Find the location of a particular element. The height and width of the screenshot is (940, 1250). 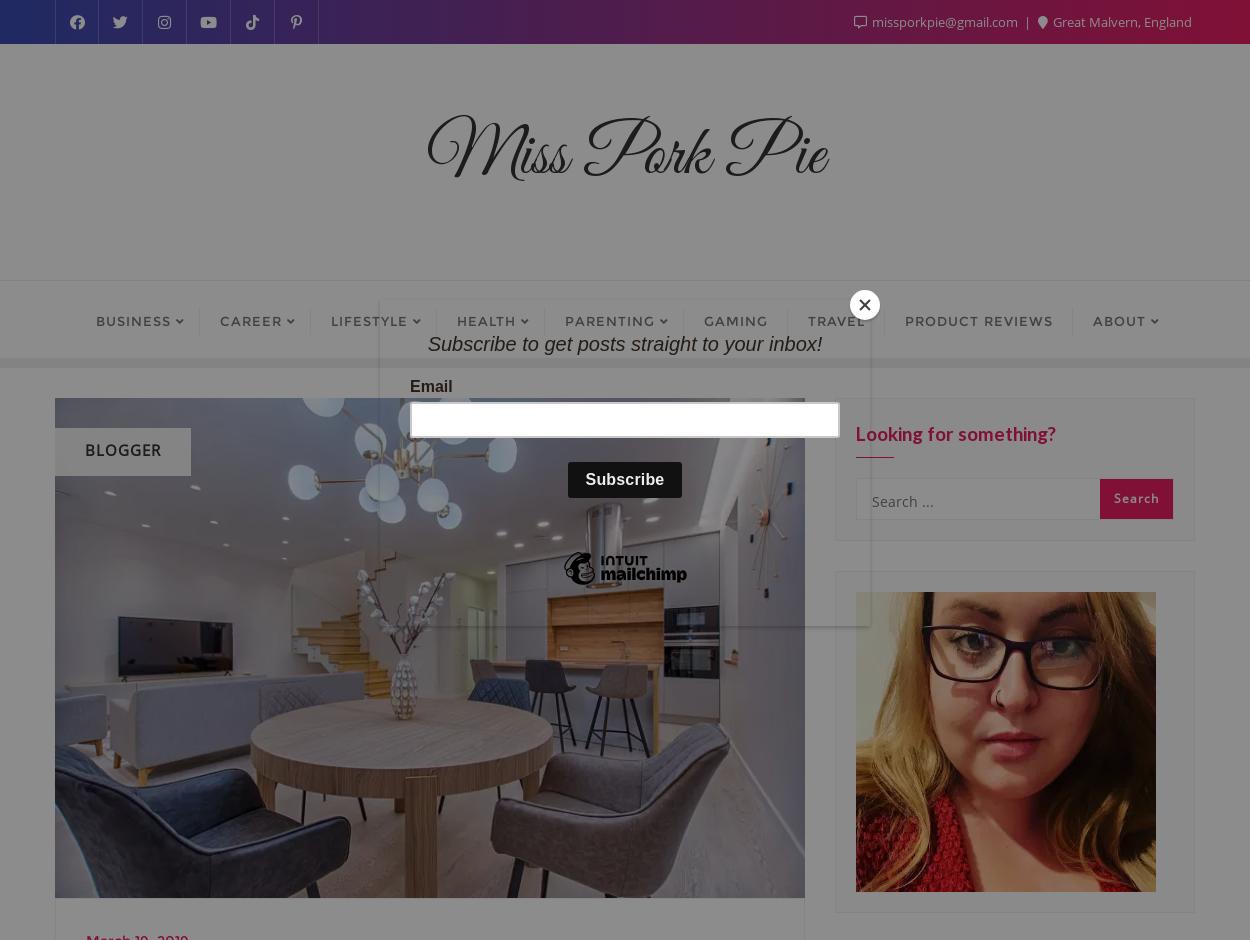

'missporkpie@gmail.com' is located at coordinates (944, 21).